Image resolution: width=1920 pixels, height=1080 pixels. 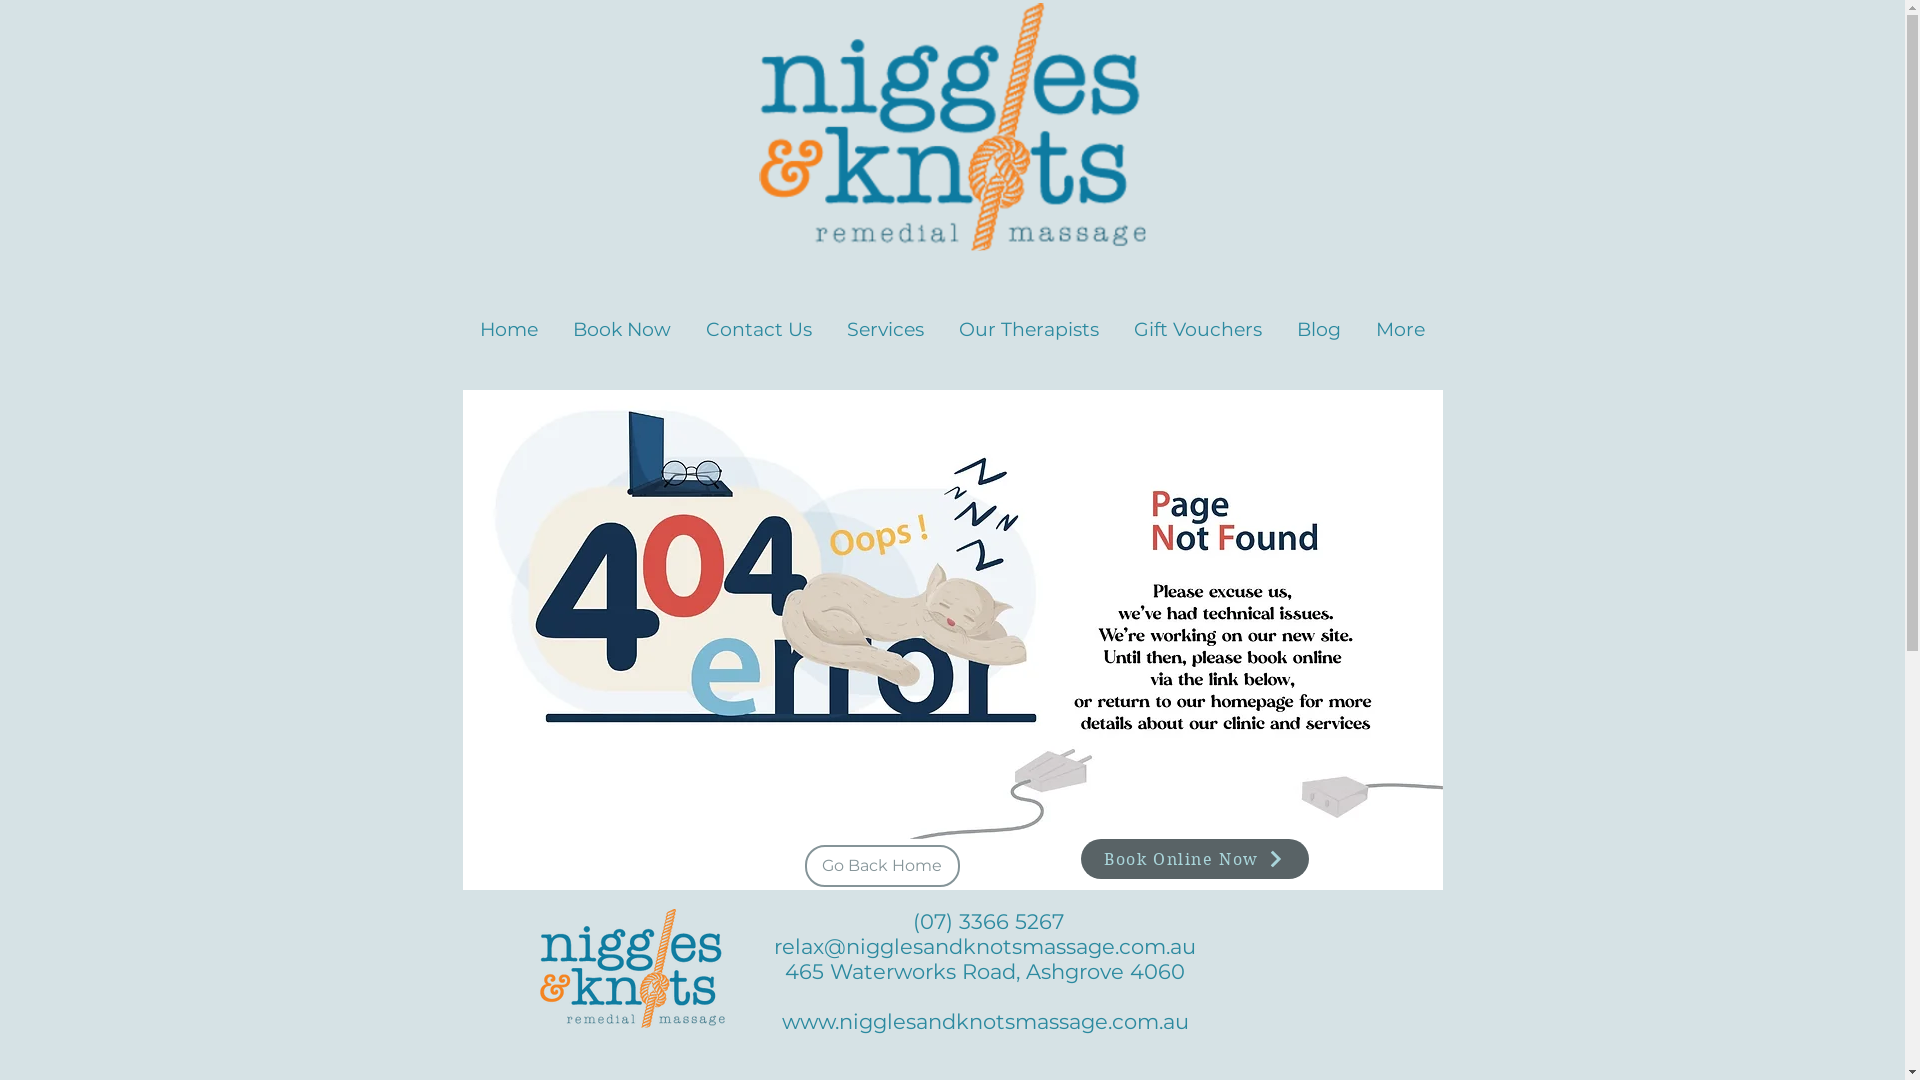 I want to click on 'Gift Vouchers', so click(x=1197, y=319).